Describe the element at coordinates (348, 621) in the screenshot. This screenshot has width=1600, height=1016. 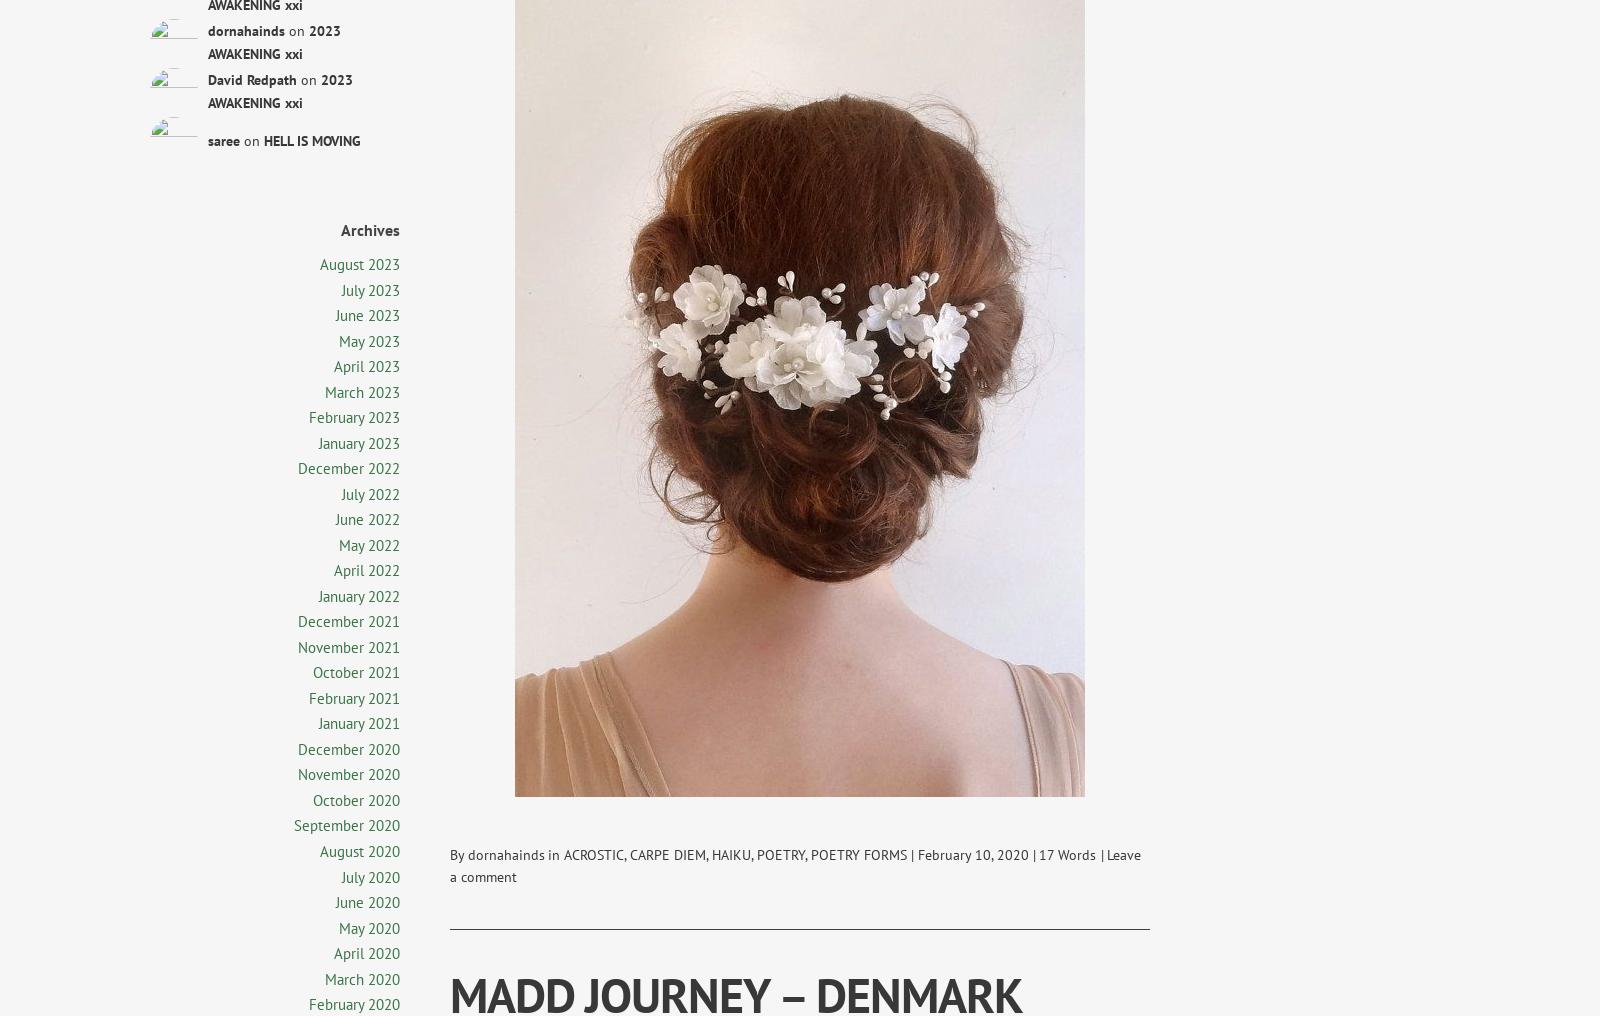
I see `'December 2021'` at that location.